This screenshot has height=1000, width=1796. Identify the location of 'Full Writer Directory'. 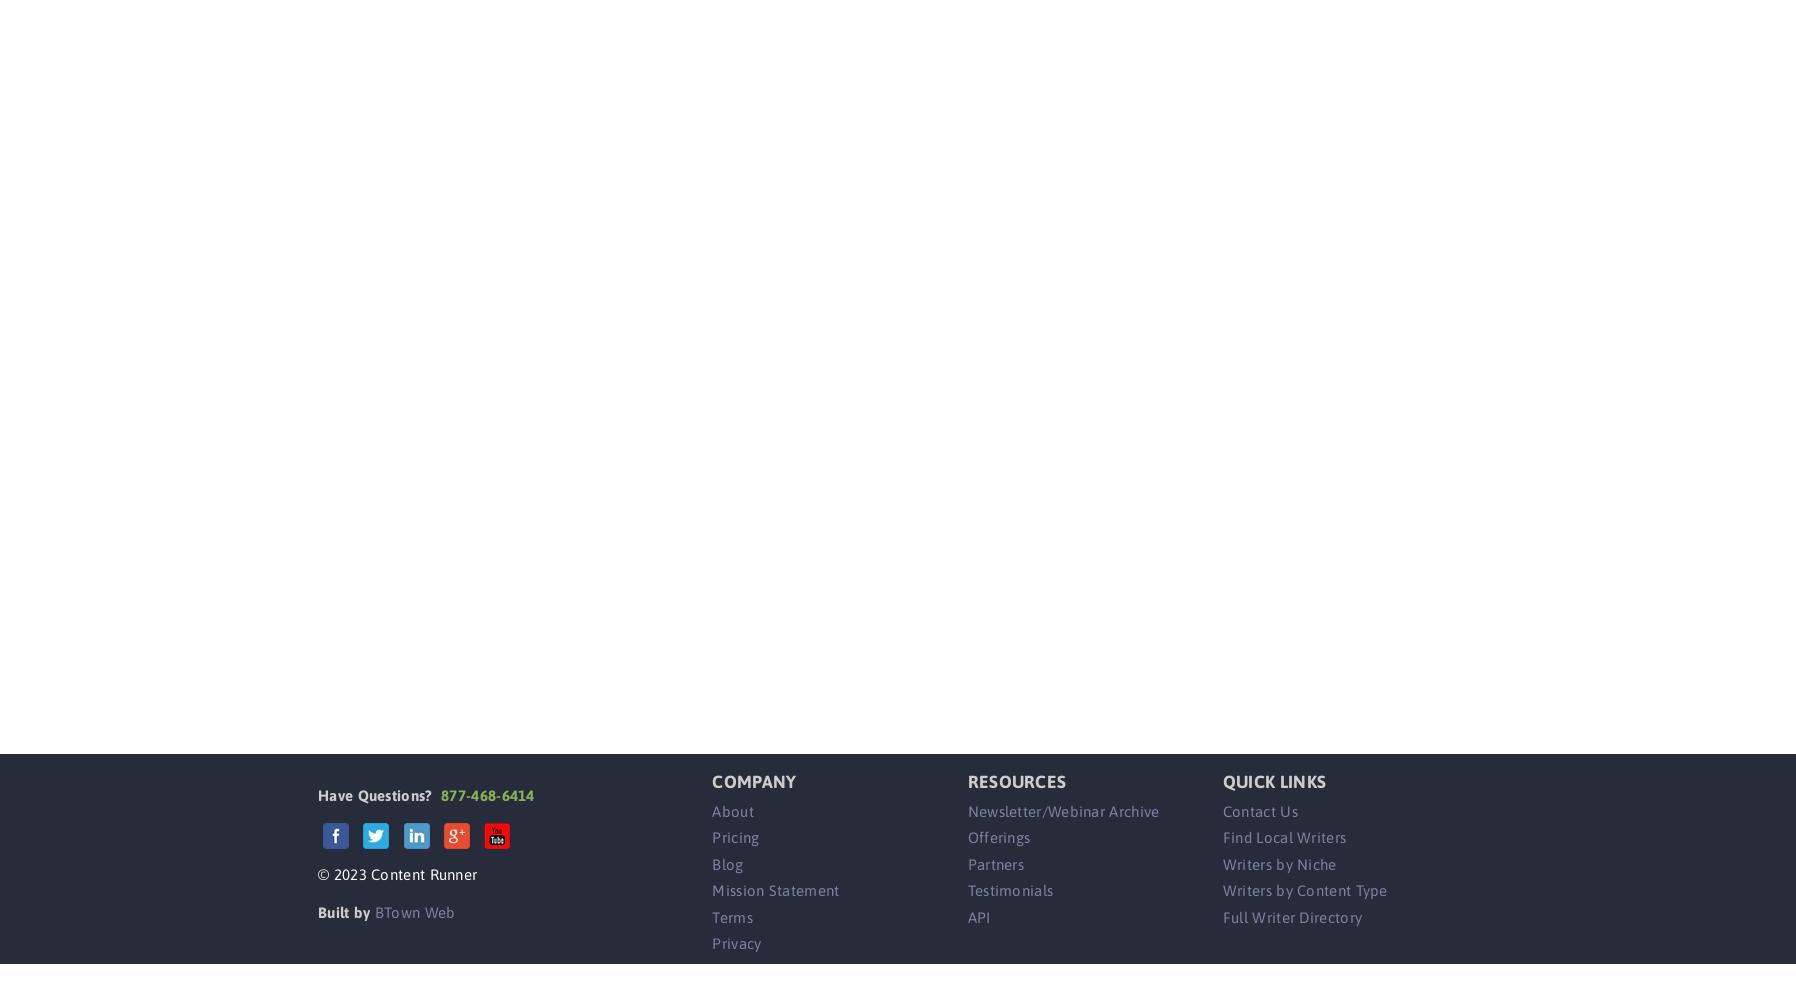
(1292, 916).